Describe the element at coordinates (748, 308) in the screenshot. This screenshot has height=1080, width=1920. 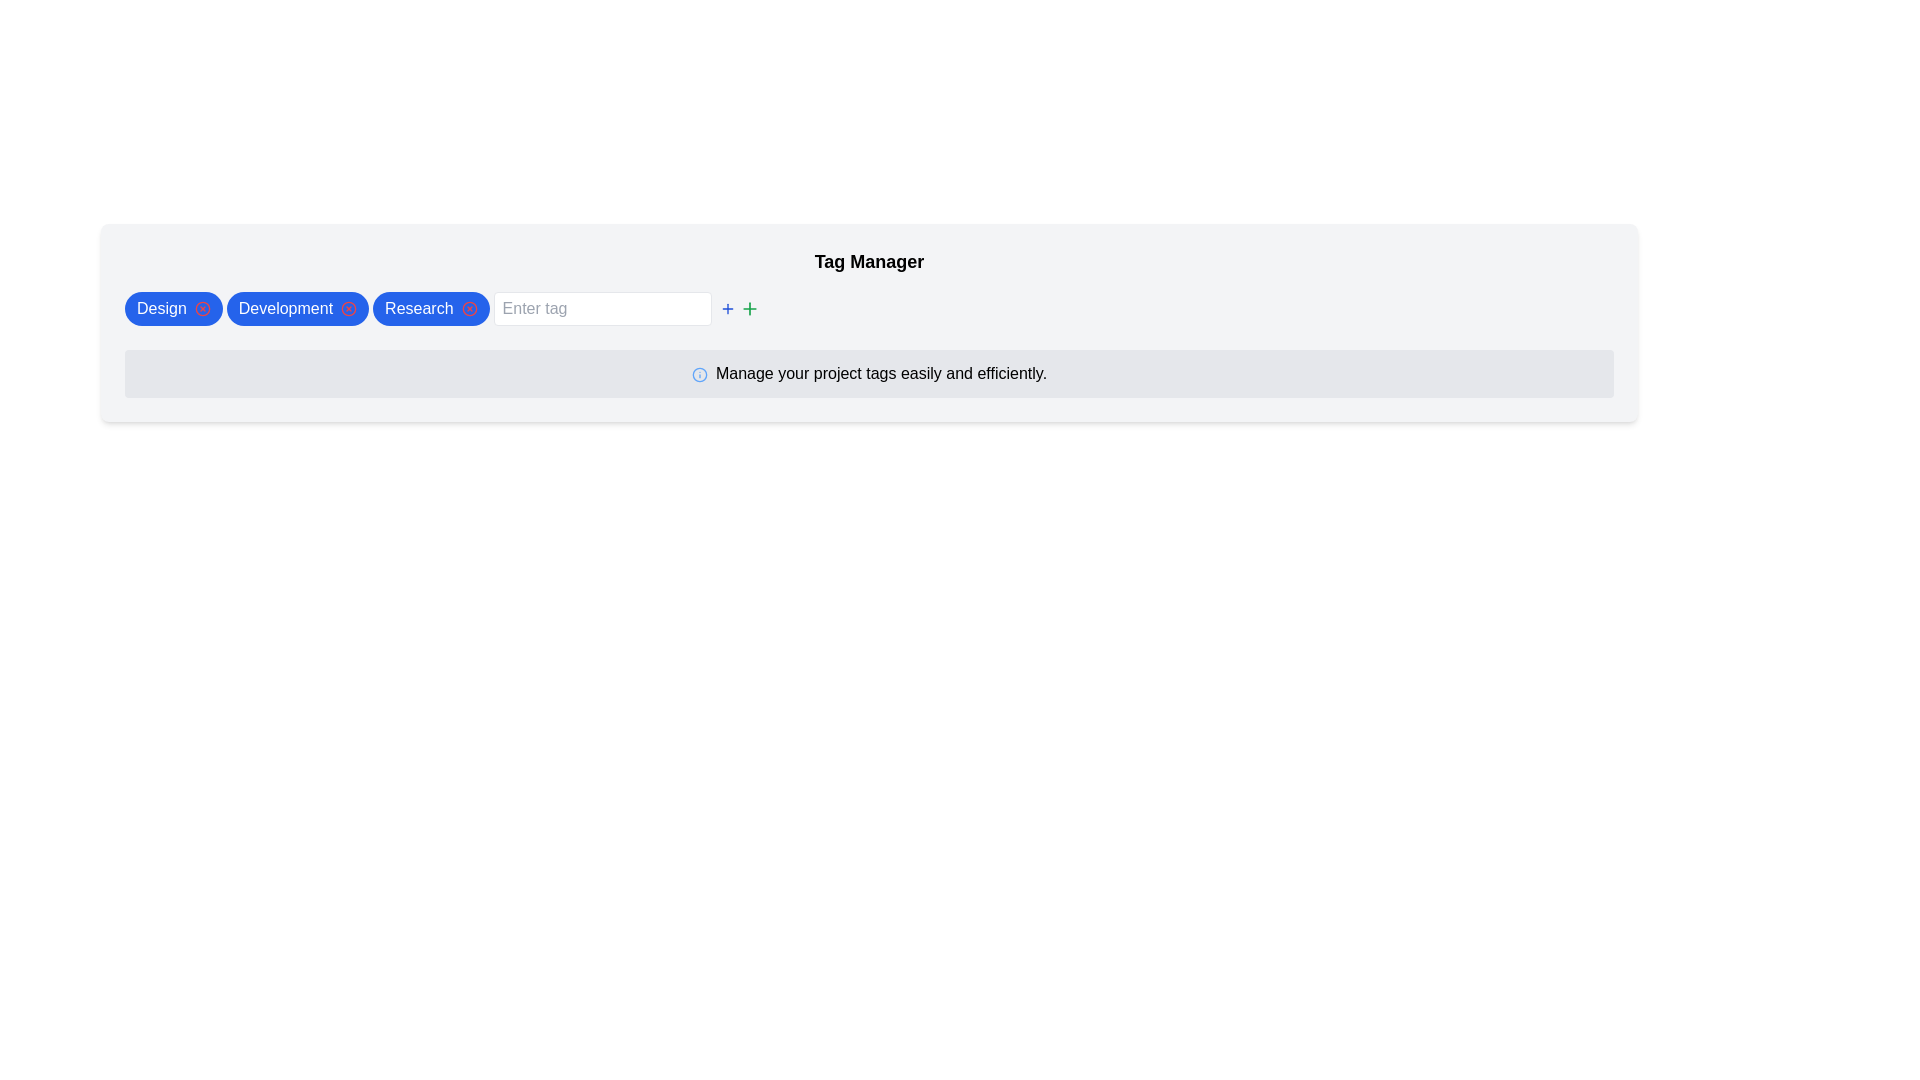
I see `the green plus sign icon button located next to the 'Enter tag' input field` at that location.